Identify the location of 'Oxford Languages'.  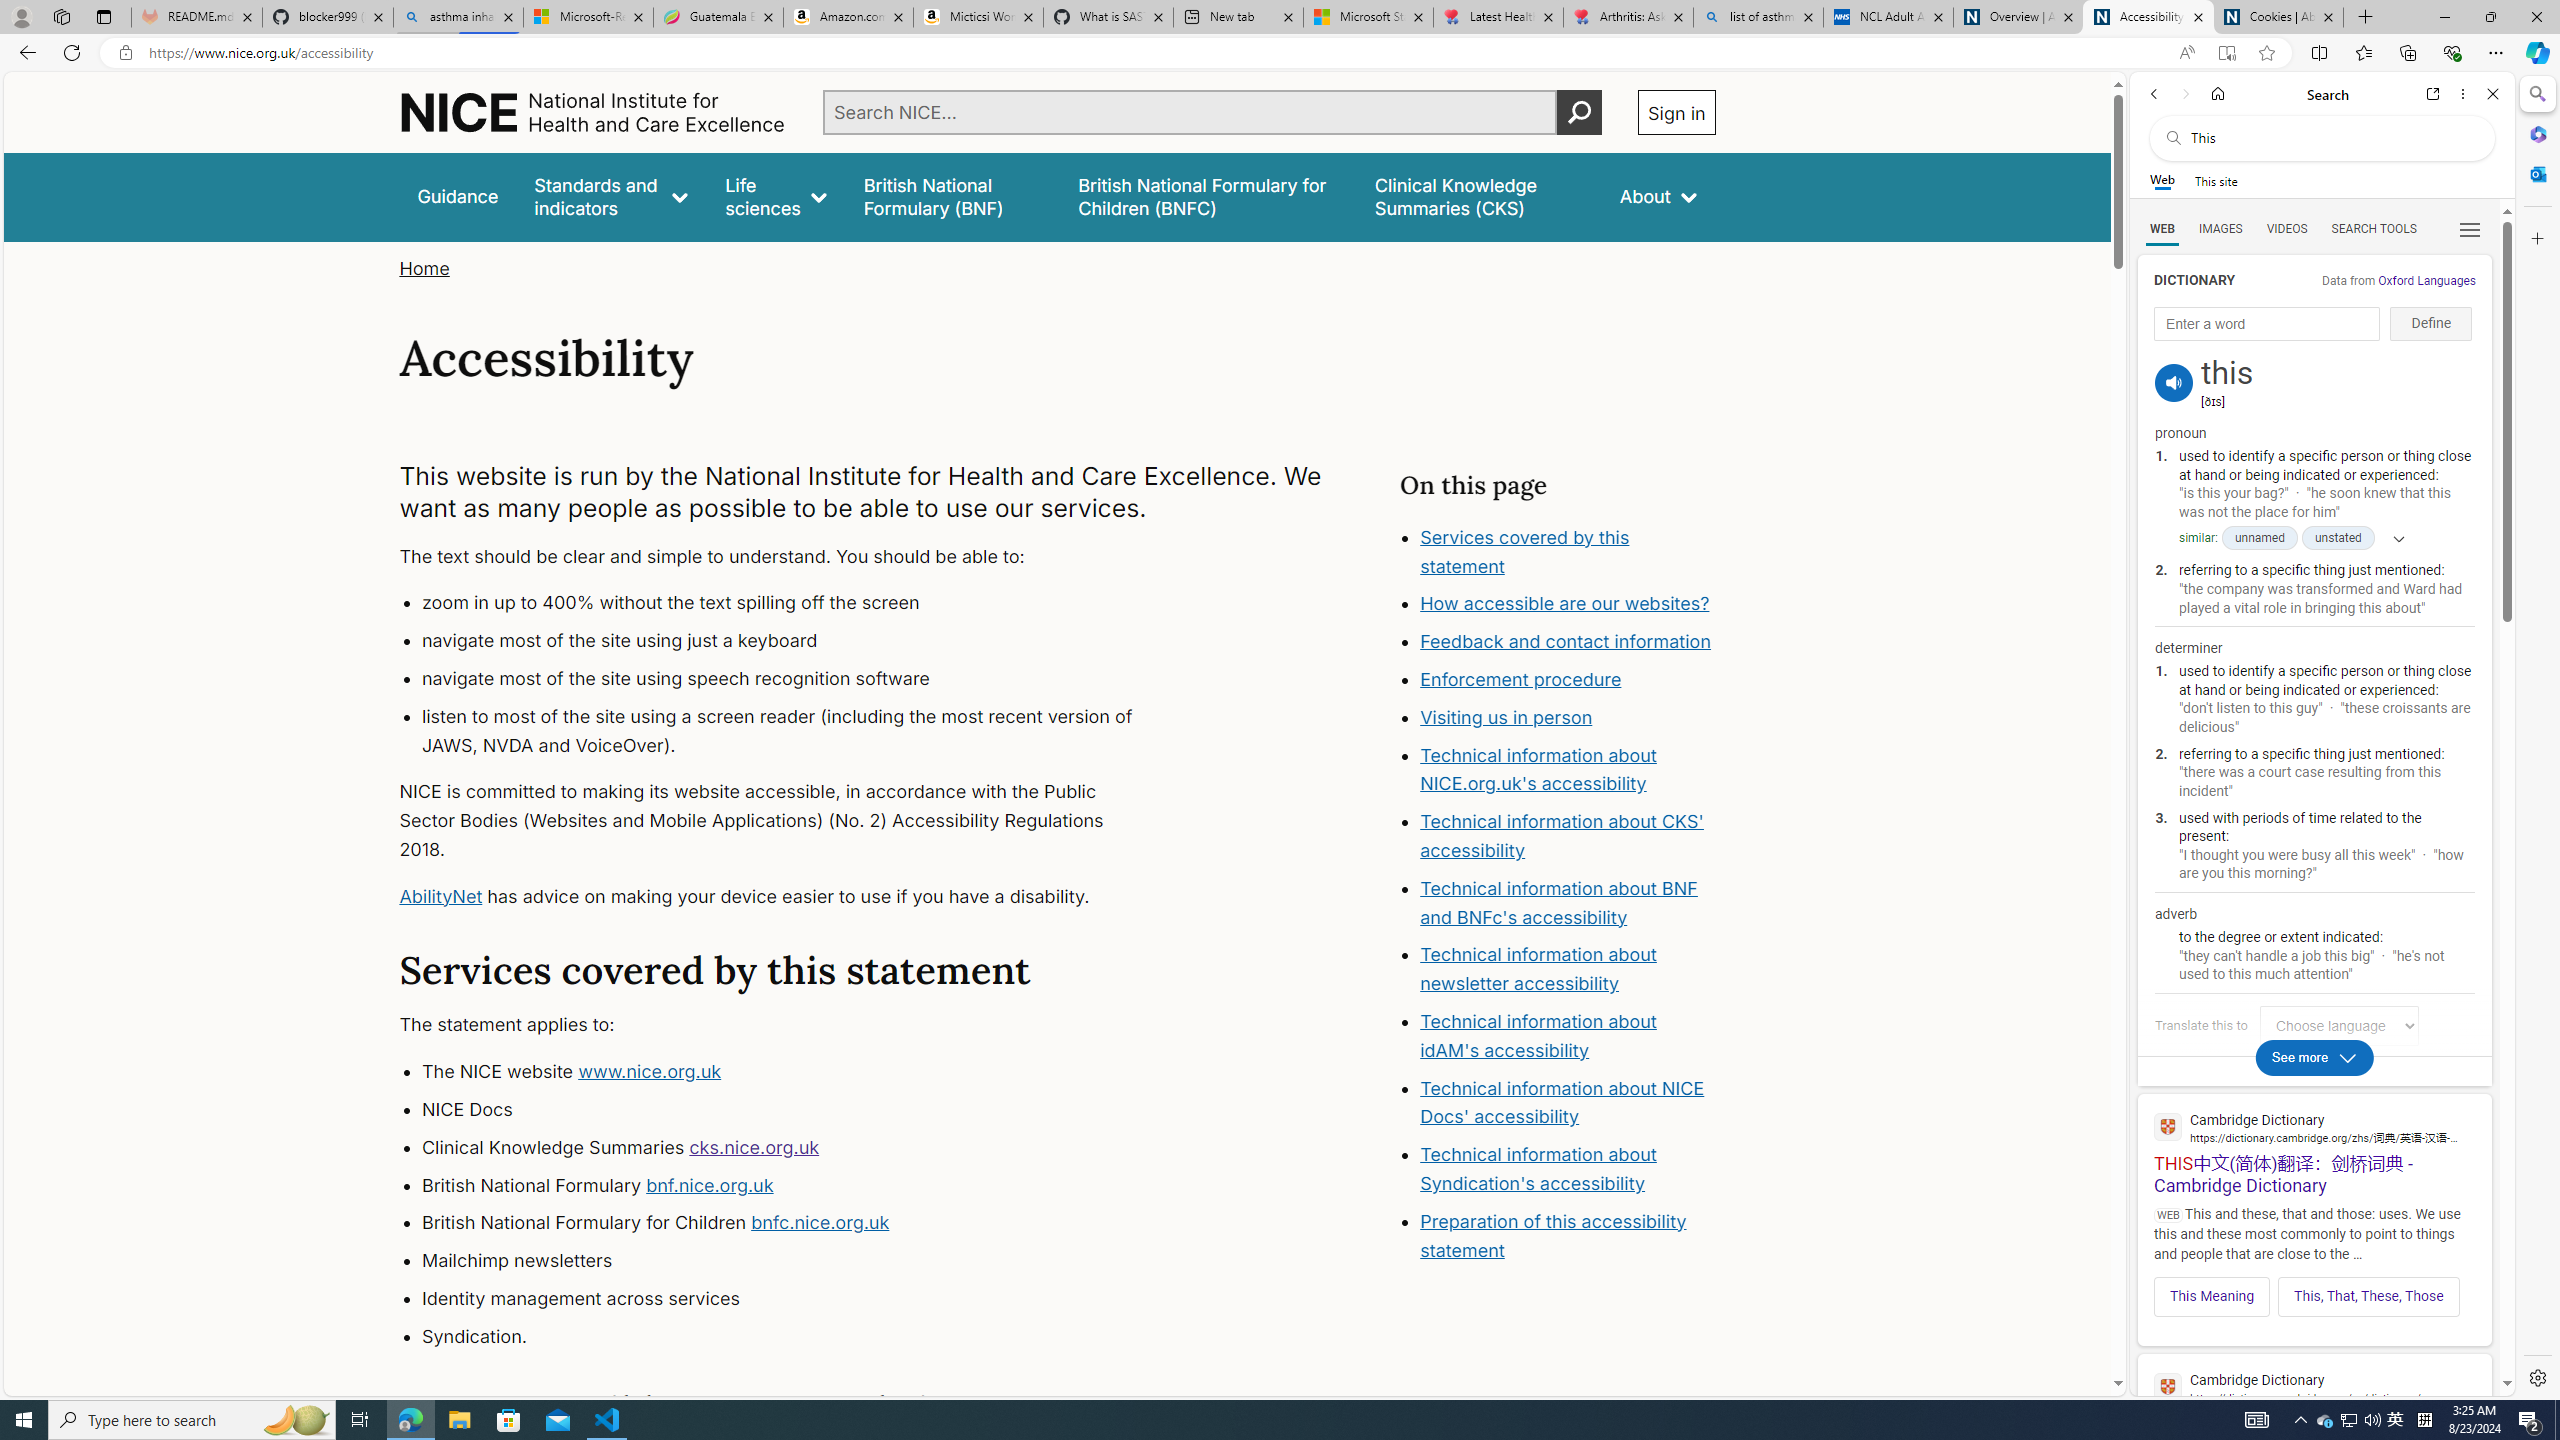
(2425, 279).